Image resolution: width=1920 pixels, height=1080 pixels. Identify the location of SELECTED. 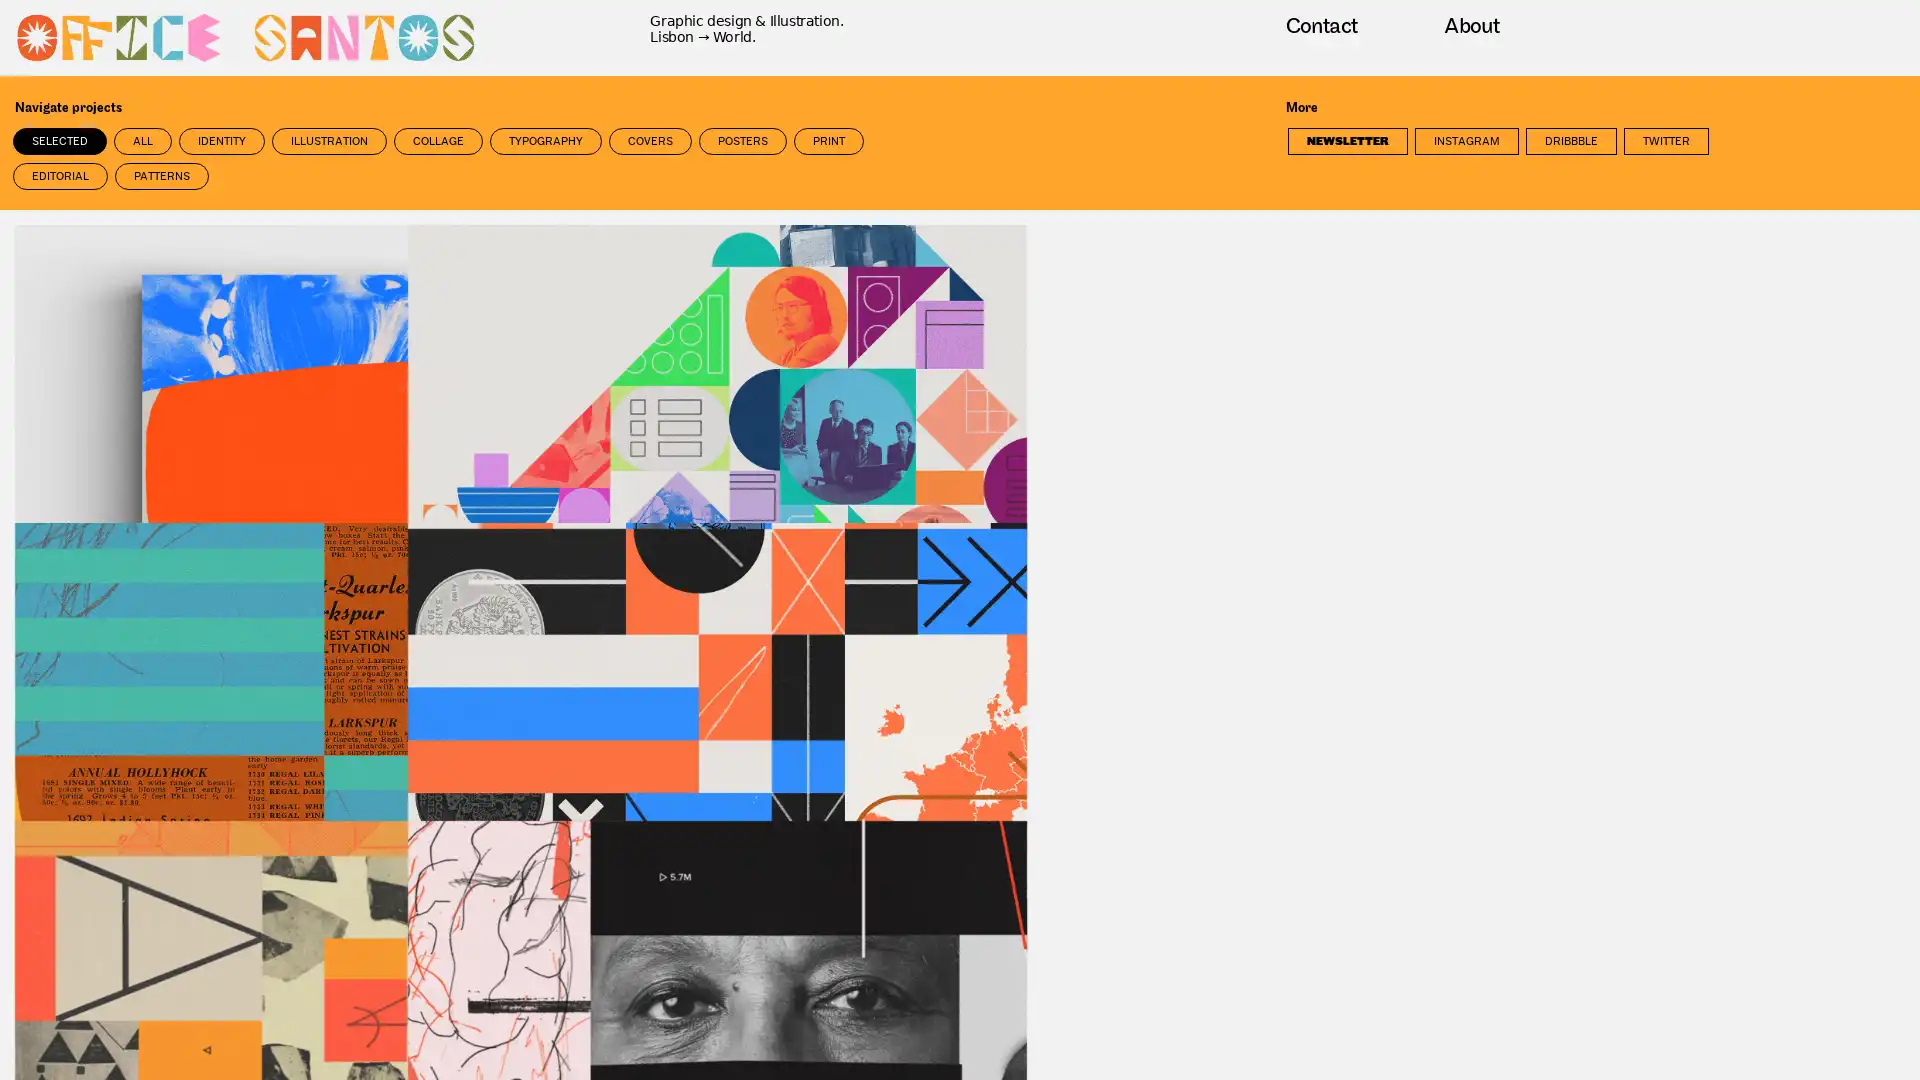
(59, 140).